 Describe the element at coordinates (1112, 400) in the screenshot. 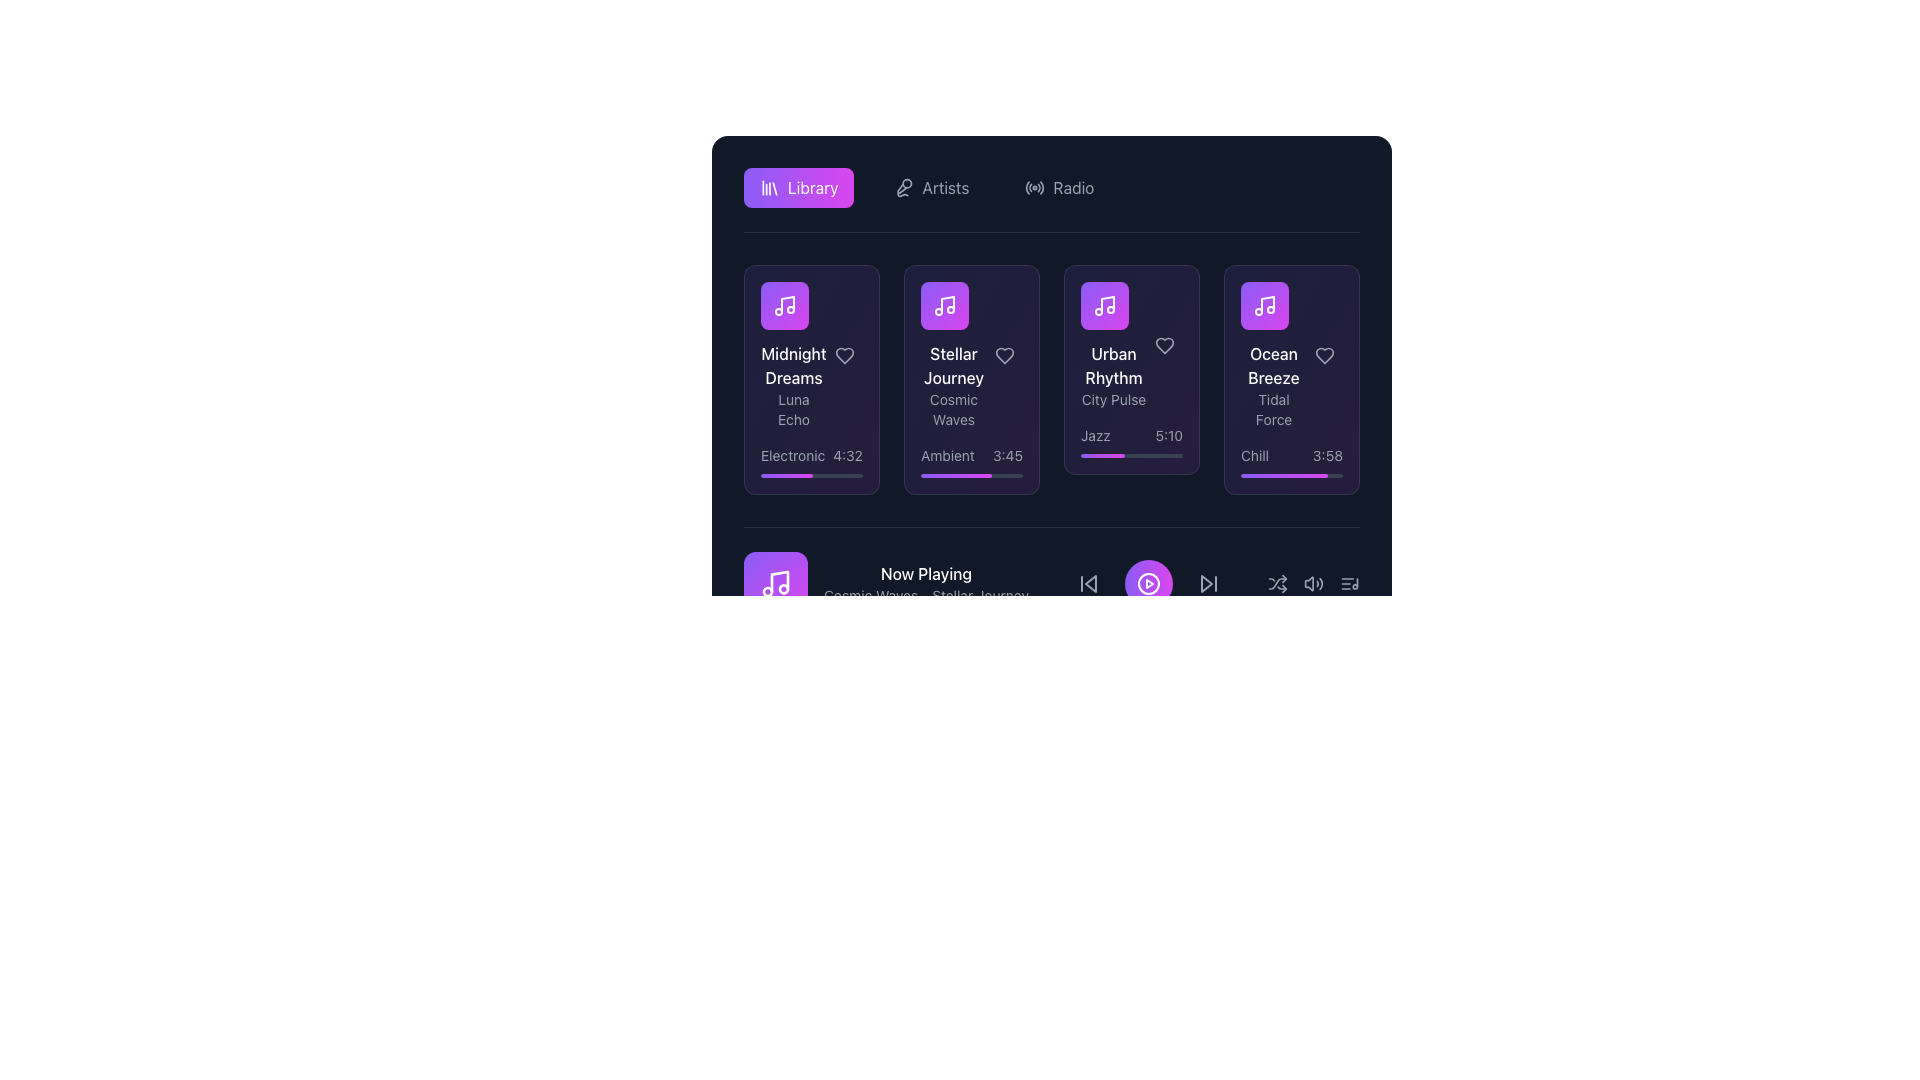

I see `static text label displaying 'City Pulse', which is a small gray font located below the main label 'Urban Rhythm' in the third music card` at that location.